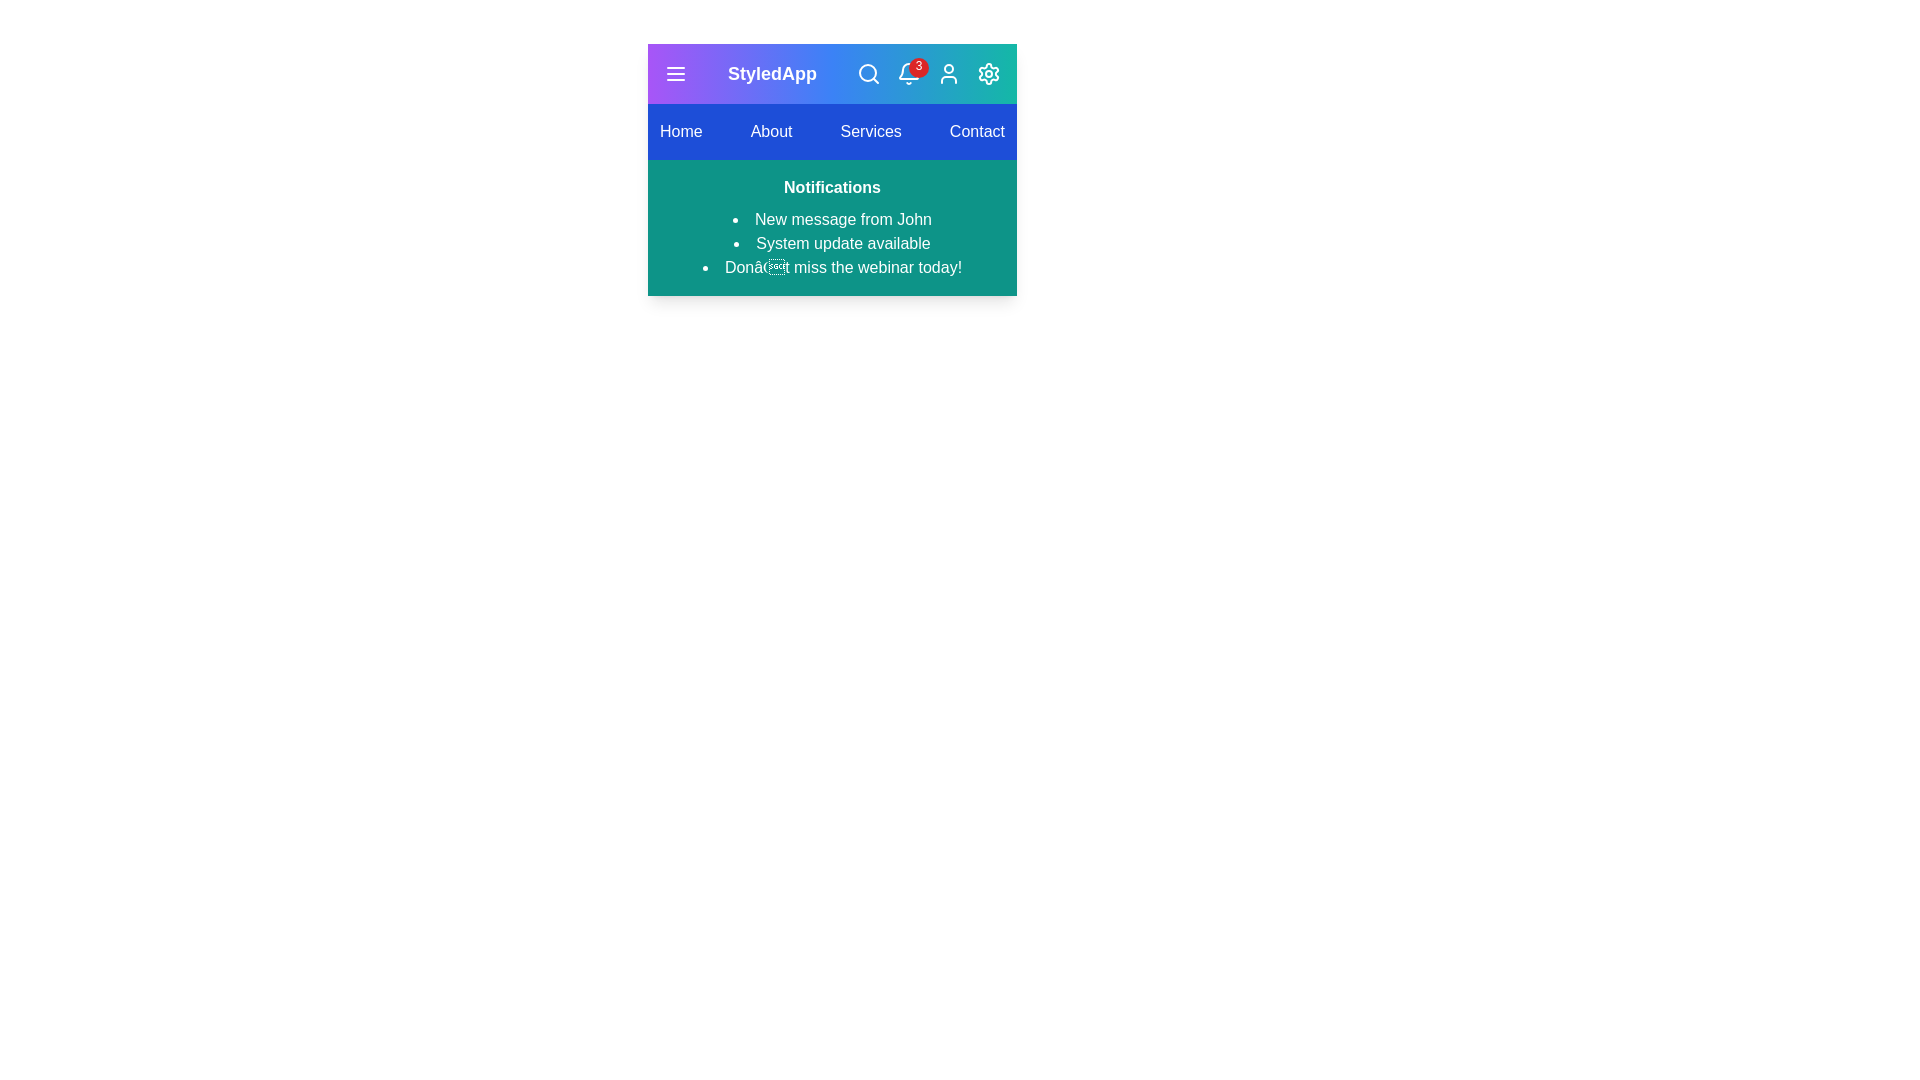 The height and width of the screenshot is (1080, 1920). Describe the element at coordinates (917, 67) in the screenshot. I see `the Notification Badge located in the top-right corner of the bell icon component in the header section to interpret the pending notifications` at that location.